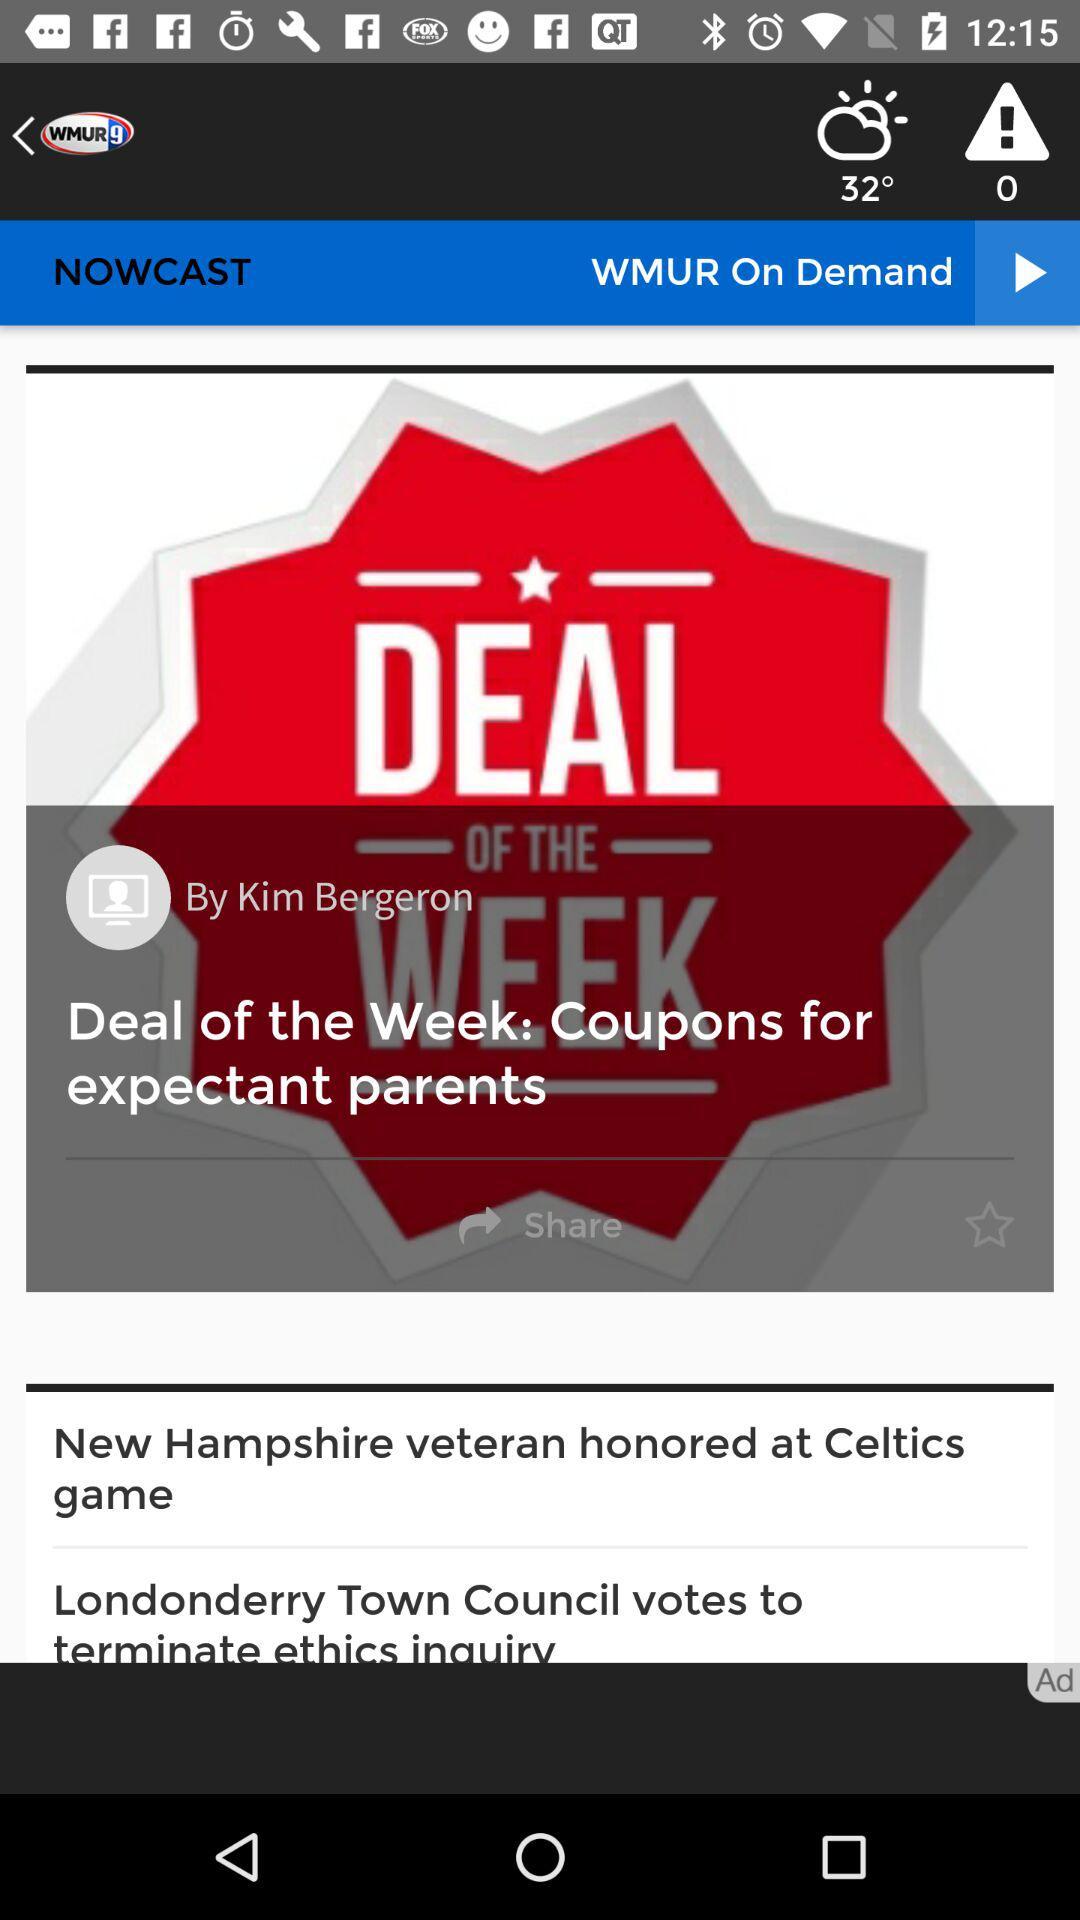 The image size is (1080, 1920). Describe the element at coordinates (72, 135) in the screenshot. I see `the arrow_backward icon` at that location.